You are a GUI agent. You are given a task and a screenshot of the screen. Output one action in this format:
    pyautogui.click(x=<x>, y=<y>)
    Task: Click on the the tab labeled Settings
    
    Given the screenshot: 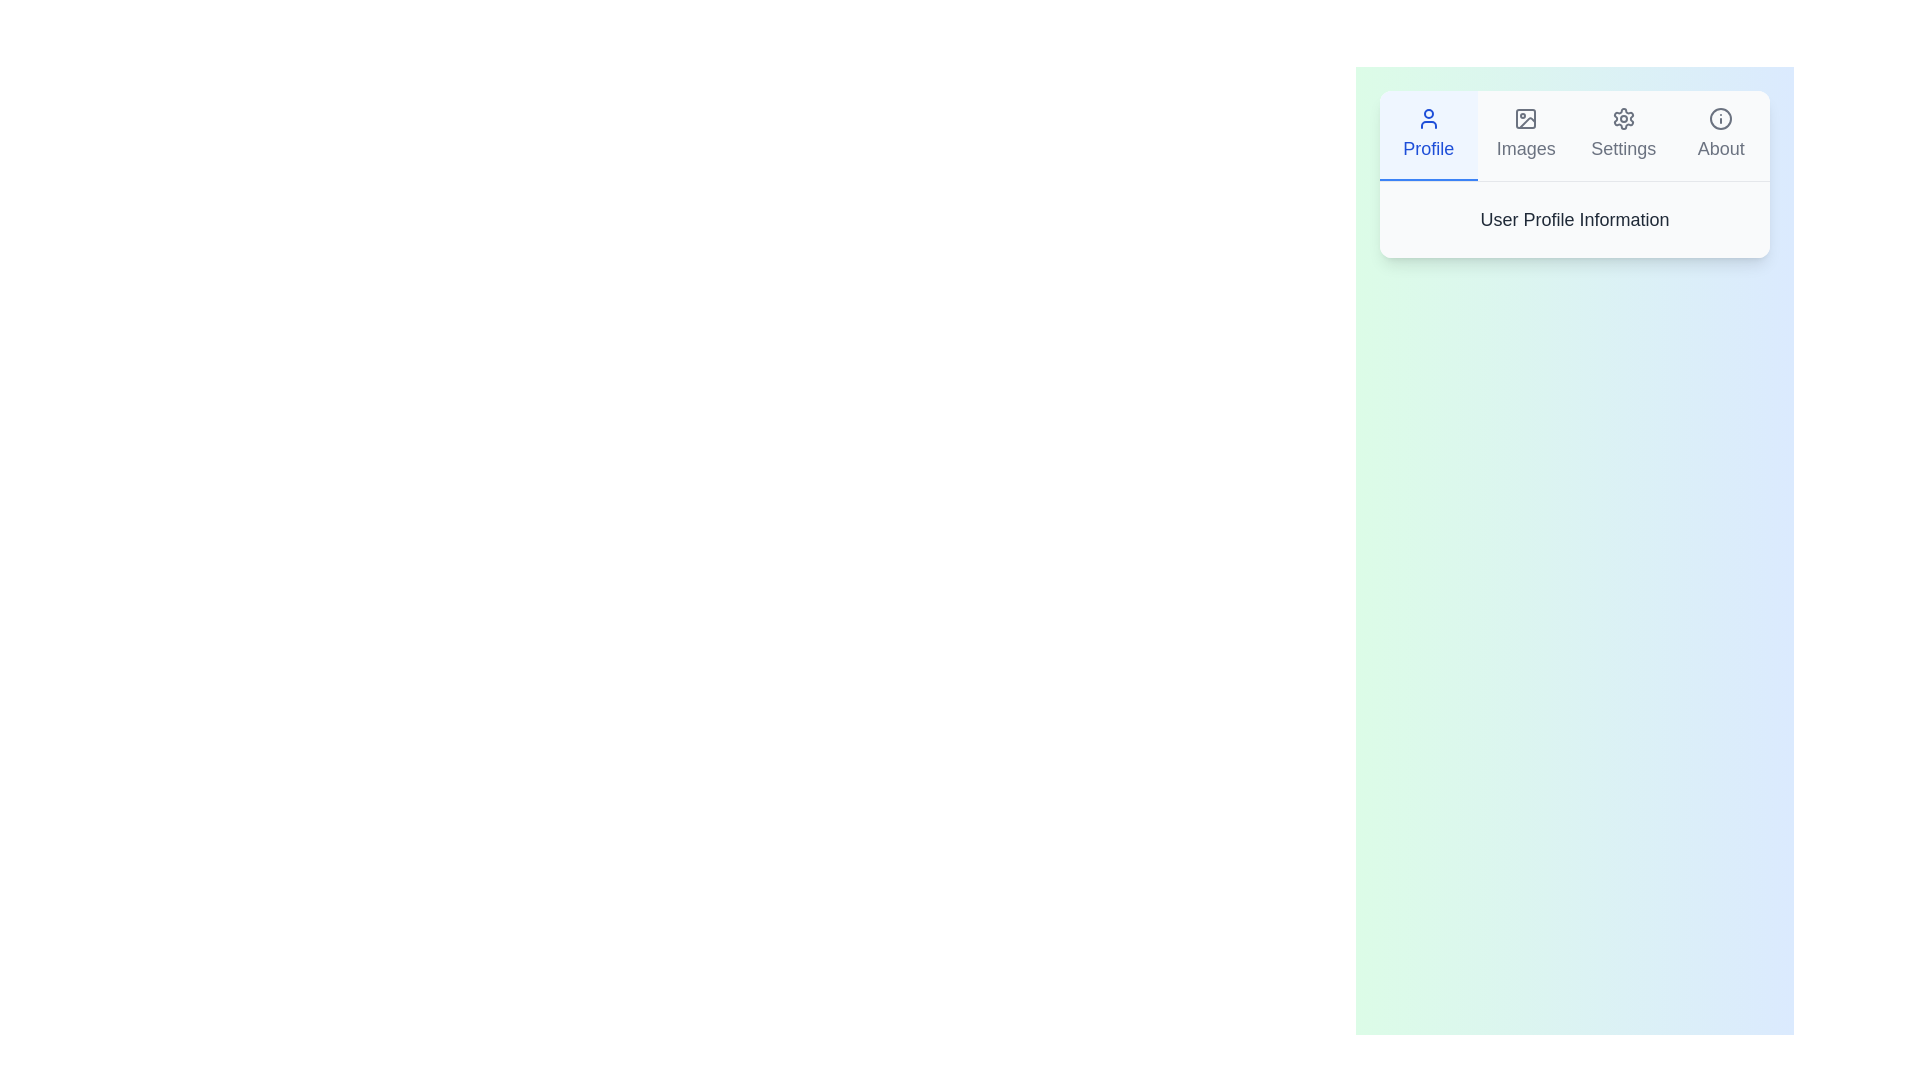 What is the action you would take?
    pyautogui.click(x=1623, y=135)
    